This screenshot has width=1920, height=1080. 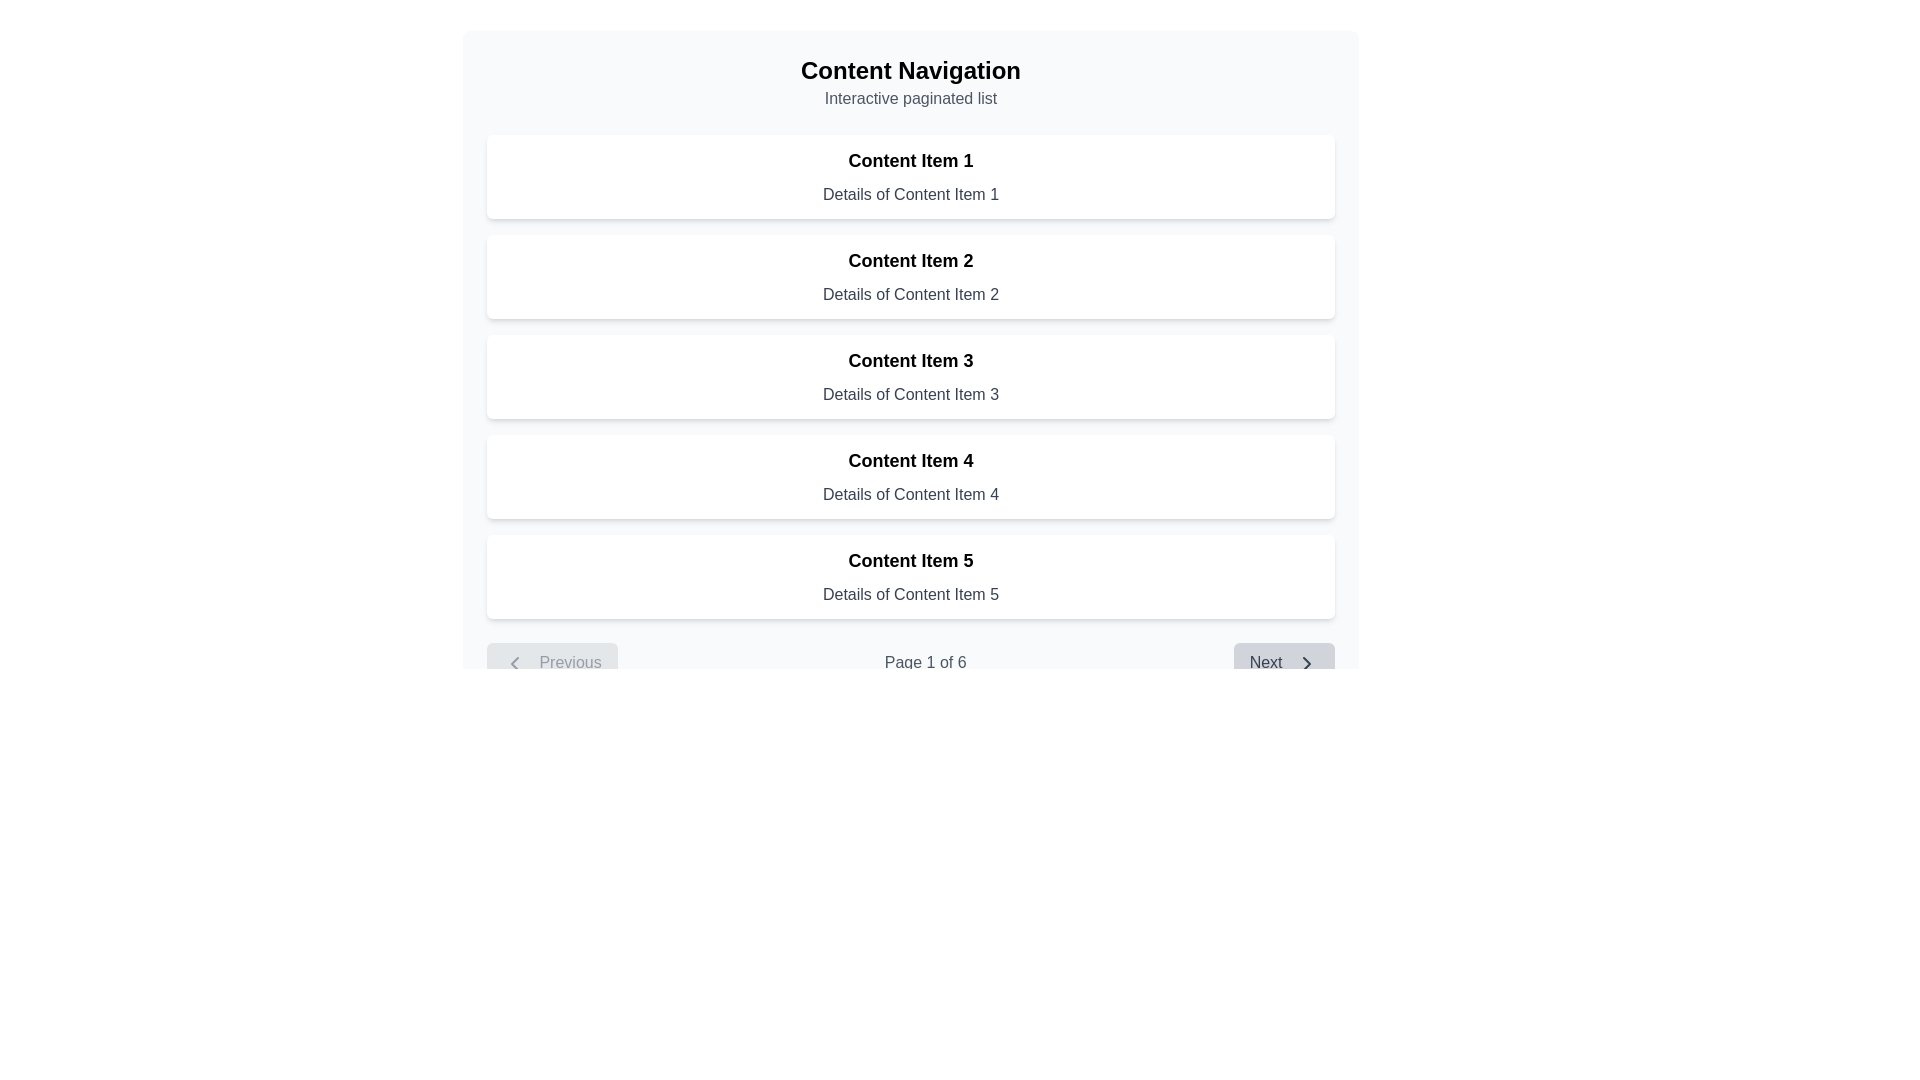 I want to click on the static text label providing additional descriptive information about 'Content Item 1', which is the second line of text in the first block under this title, so click(x=910, y=195).